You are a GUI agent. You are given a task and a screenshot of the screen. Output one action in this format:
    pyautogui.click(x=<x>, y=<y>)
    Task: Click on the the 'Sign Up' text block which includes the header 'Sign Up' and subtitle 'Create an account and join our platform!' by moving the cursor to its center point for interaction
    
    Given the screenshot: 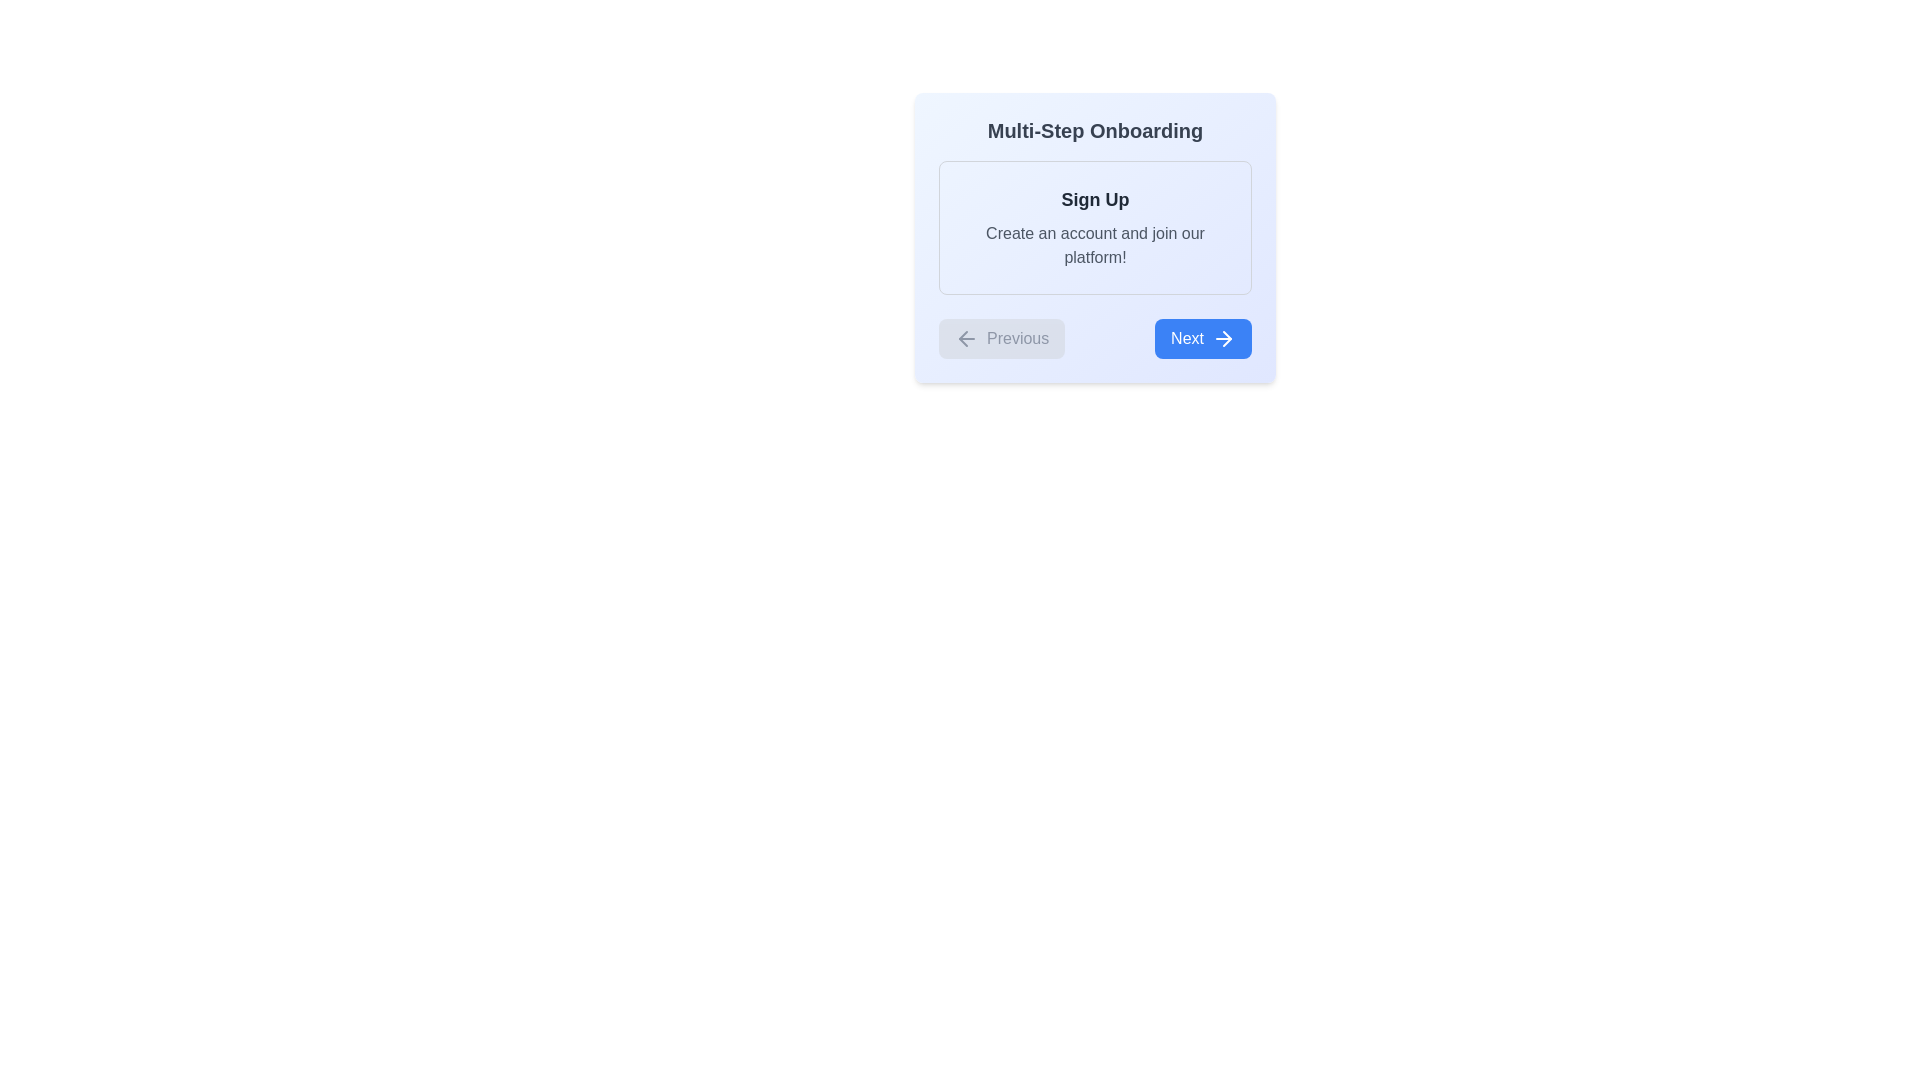 What is the action you would take?
    pyautogui.click(x=1094, y=226)
    